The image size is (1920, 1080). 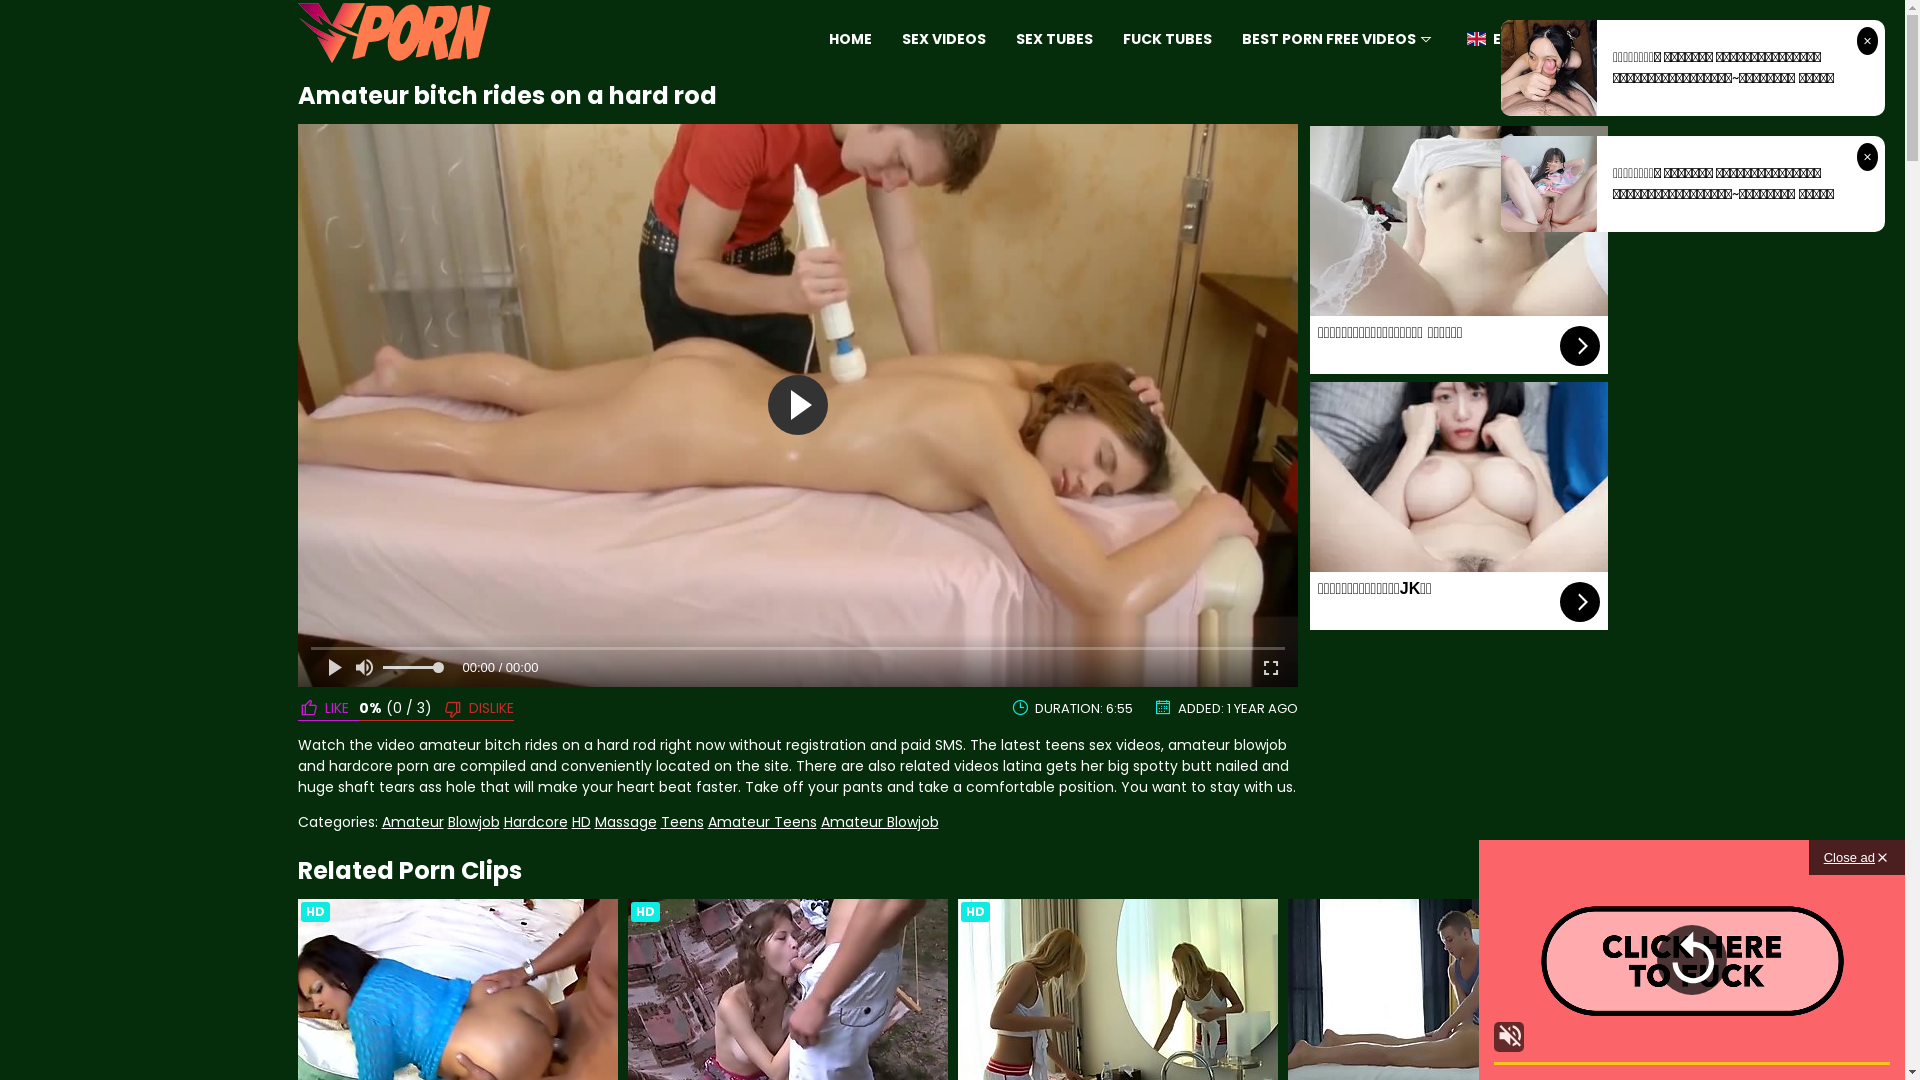 I want to click on 'DISLIKE', so click(x=431, y=707).